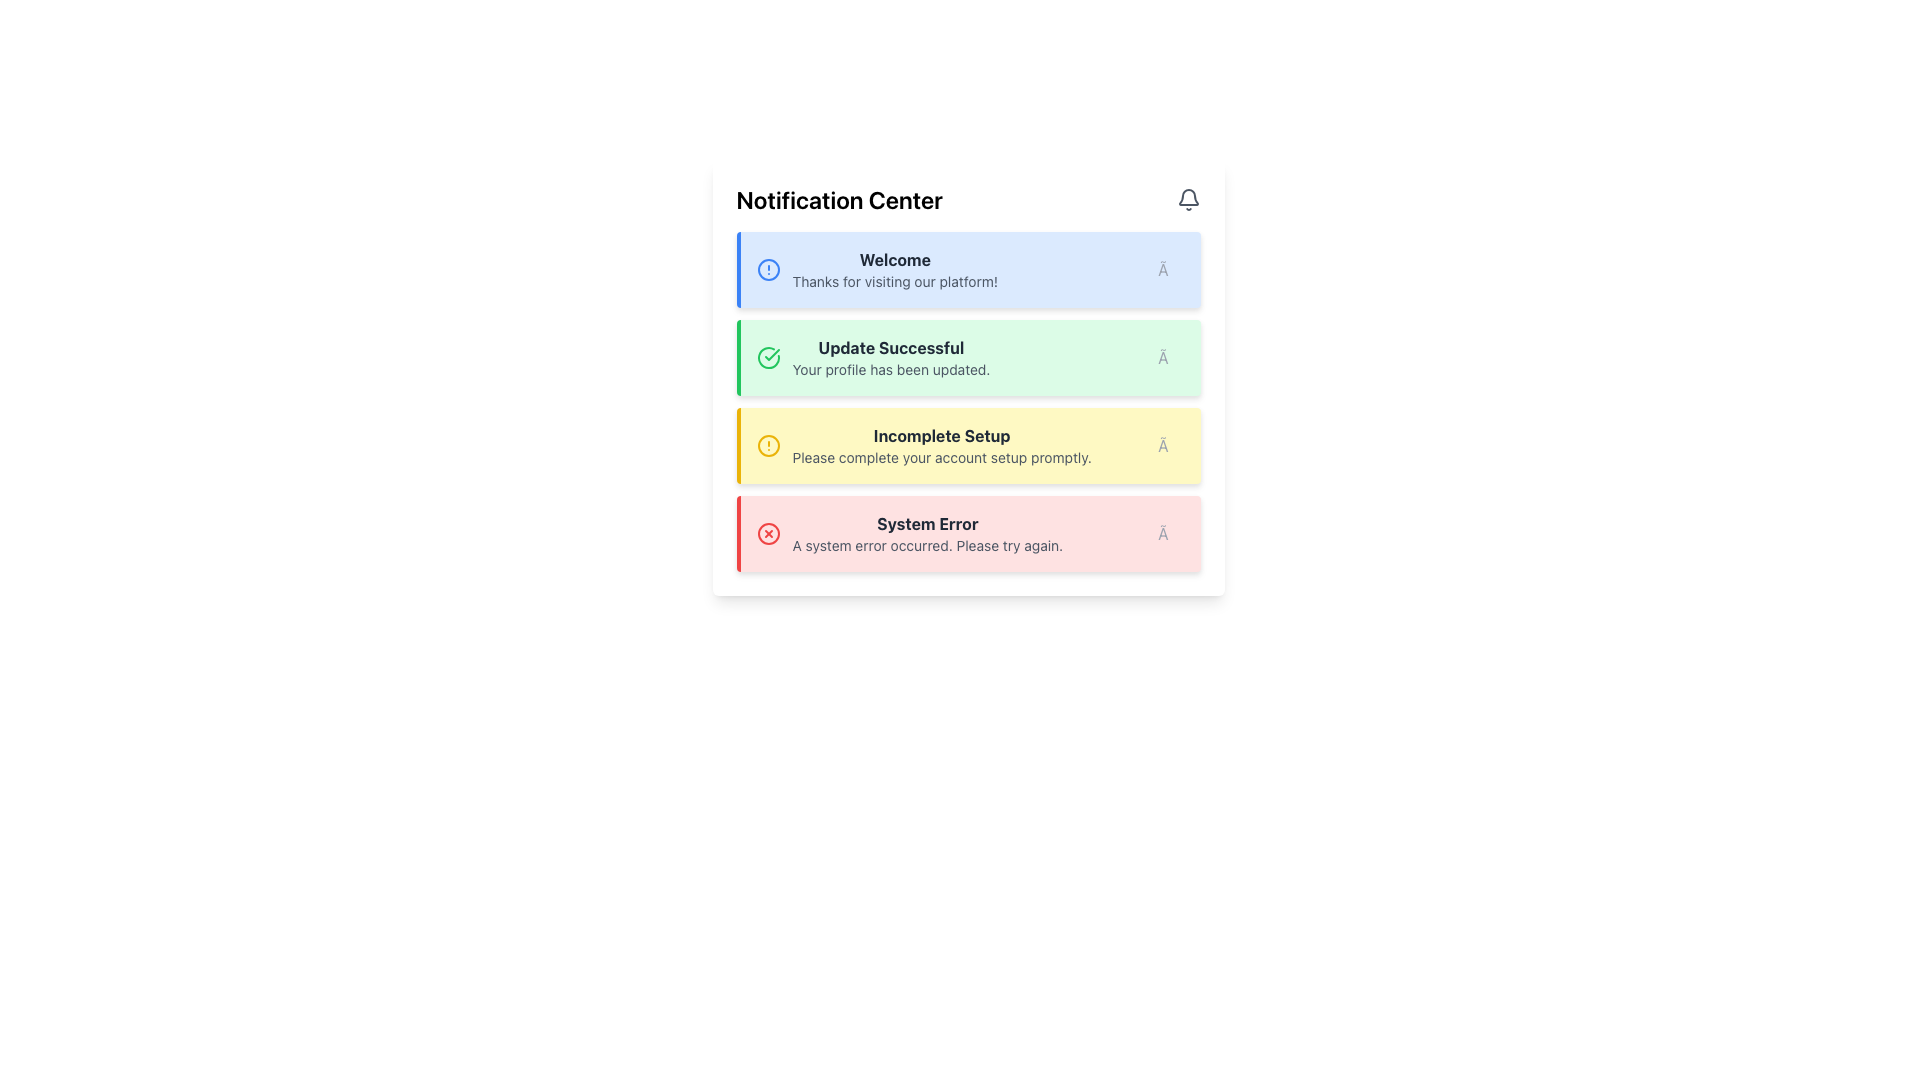 The image size is (1920, 1080). I want to click on the dismiss '×' button on the top-right corner of the 'Update Successful' notification bar to trigger a style change, so click(1171, 357).